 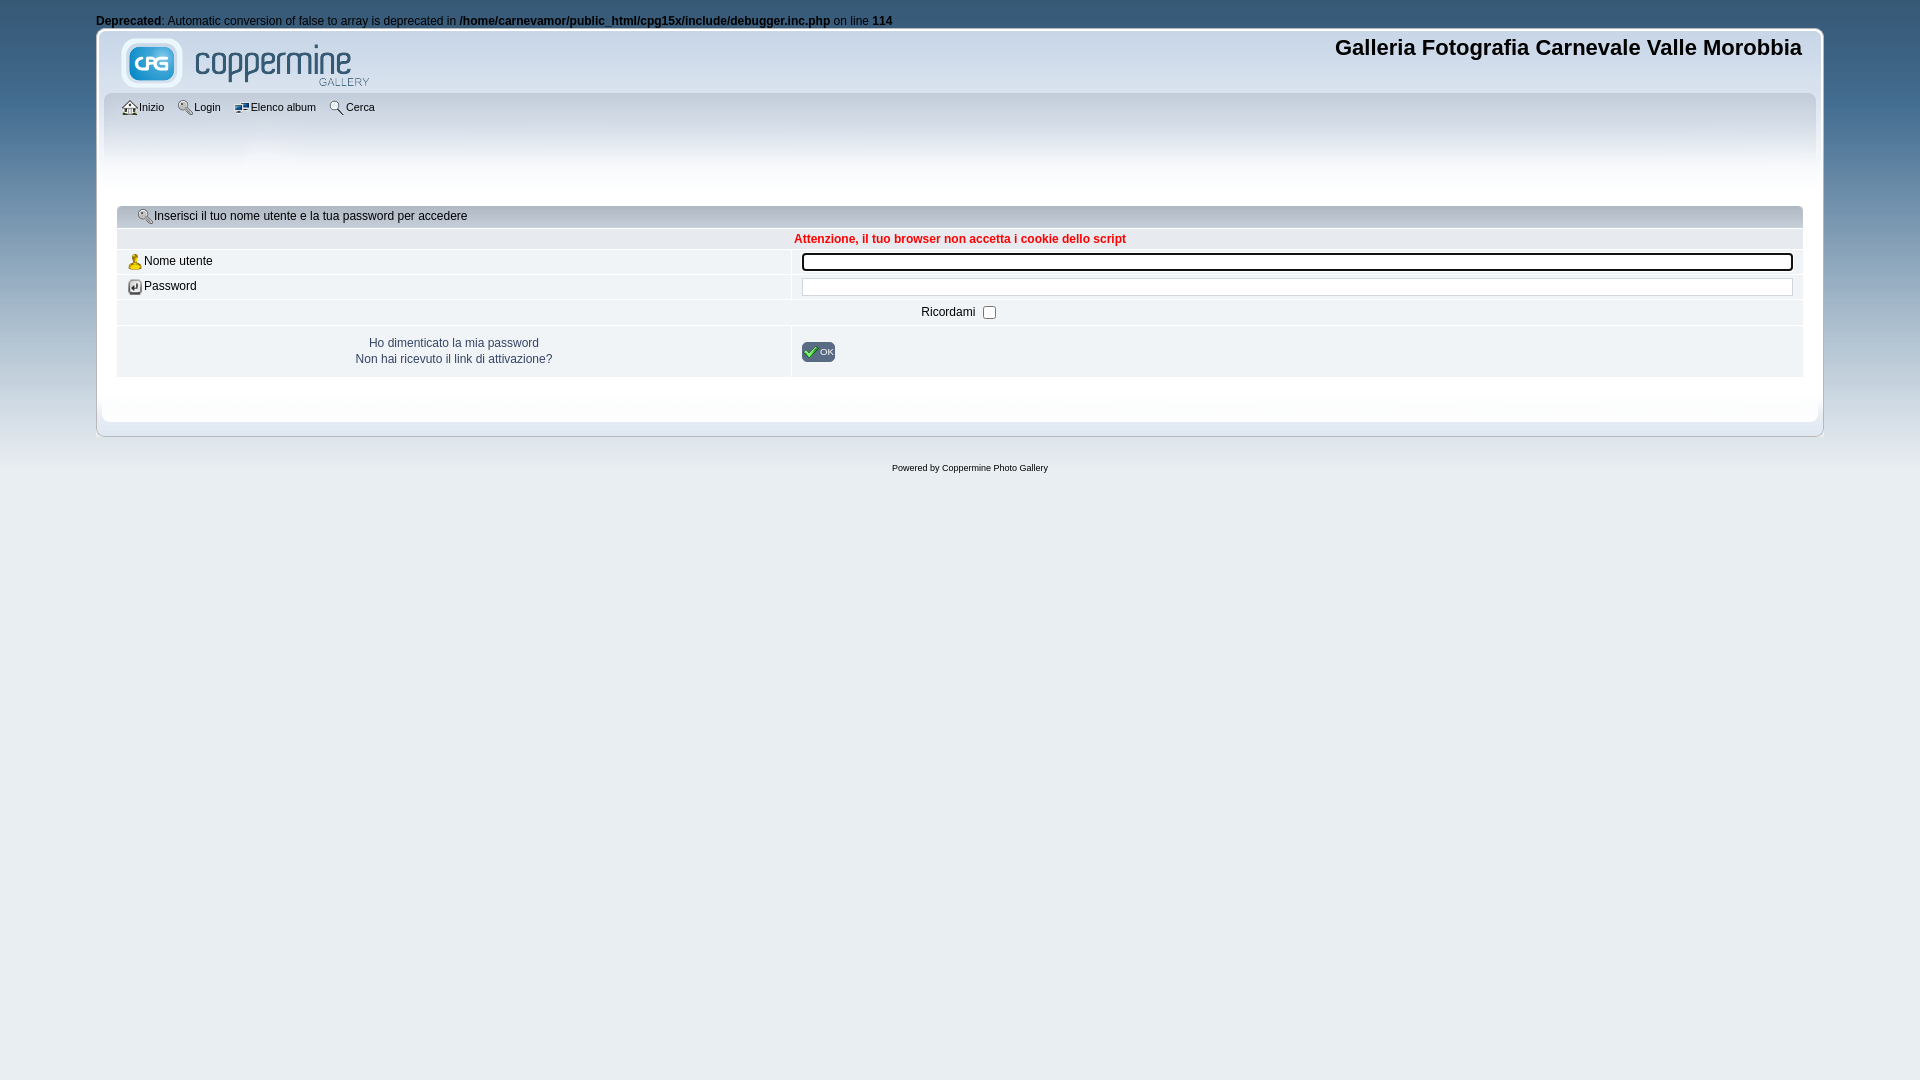 I want to click on 'Inizio', so click(x=120, y=108).